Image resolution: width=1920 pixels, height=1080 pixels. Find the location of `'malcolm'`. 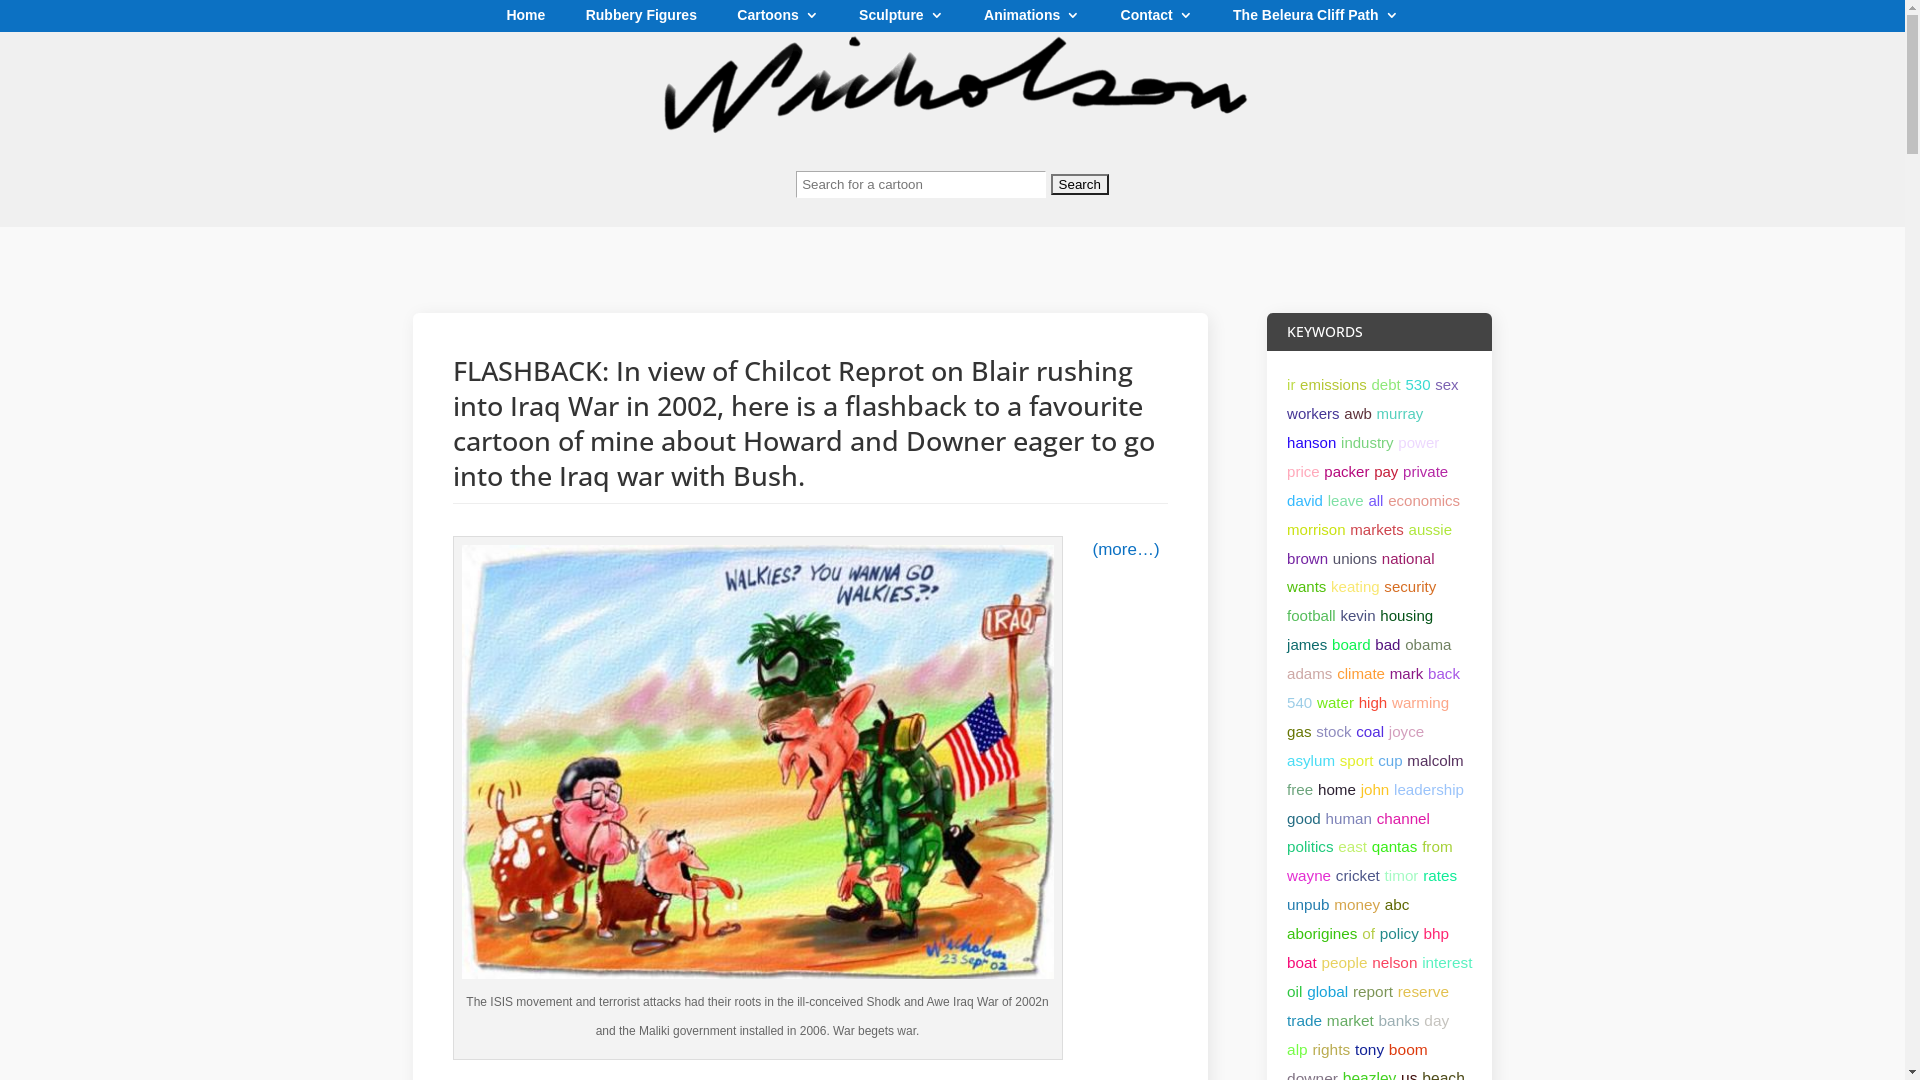

'malcolm' is located at coordinates (1434, 760).